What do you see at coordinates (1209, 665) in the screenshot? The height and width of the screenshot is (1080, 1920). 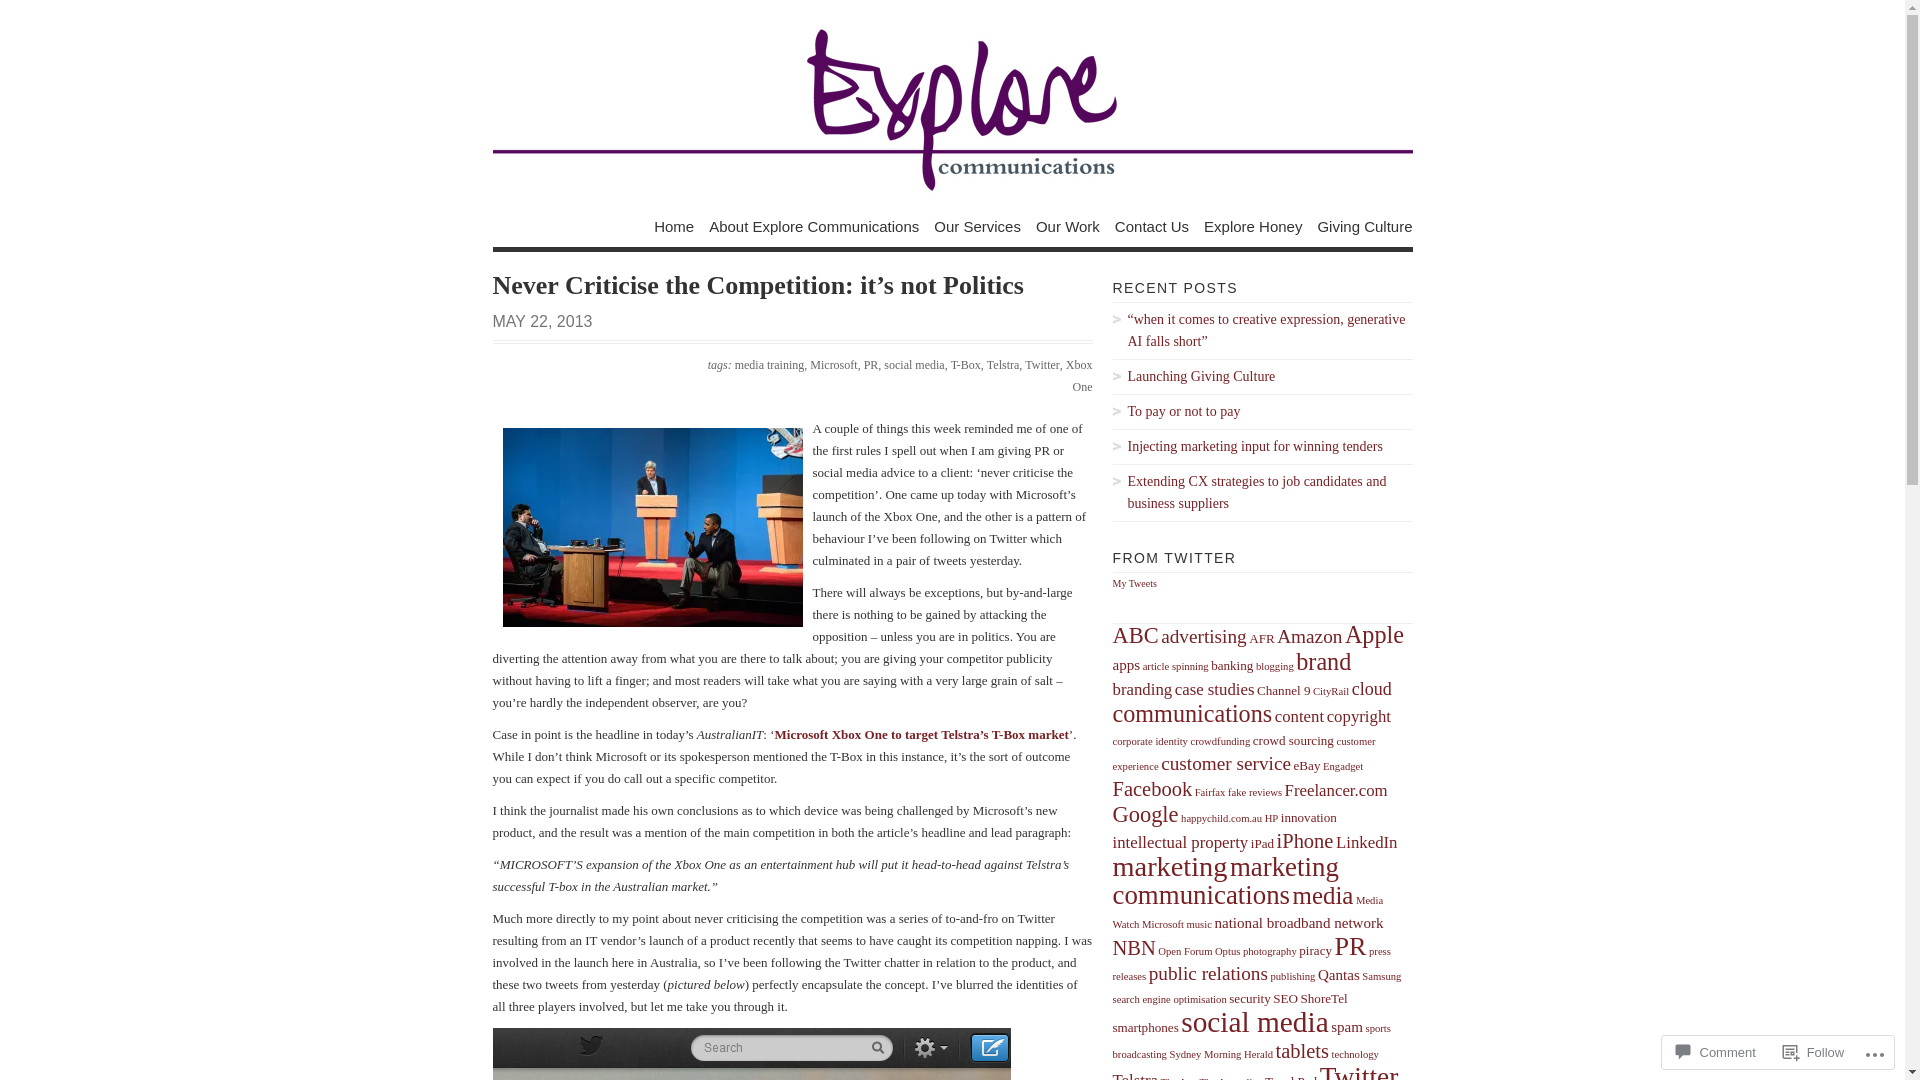 I see `'banking'` at bounding box center [1209, 665].